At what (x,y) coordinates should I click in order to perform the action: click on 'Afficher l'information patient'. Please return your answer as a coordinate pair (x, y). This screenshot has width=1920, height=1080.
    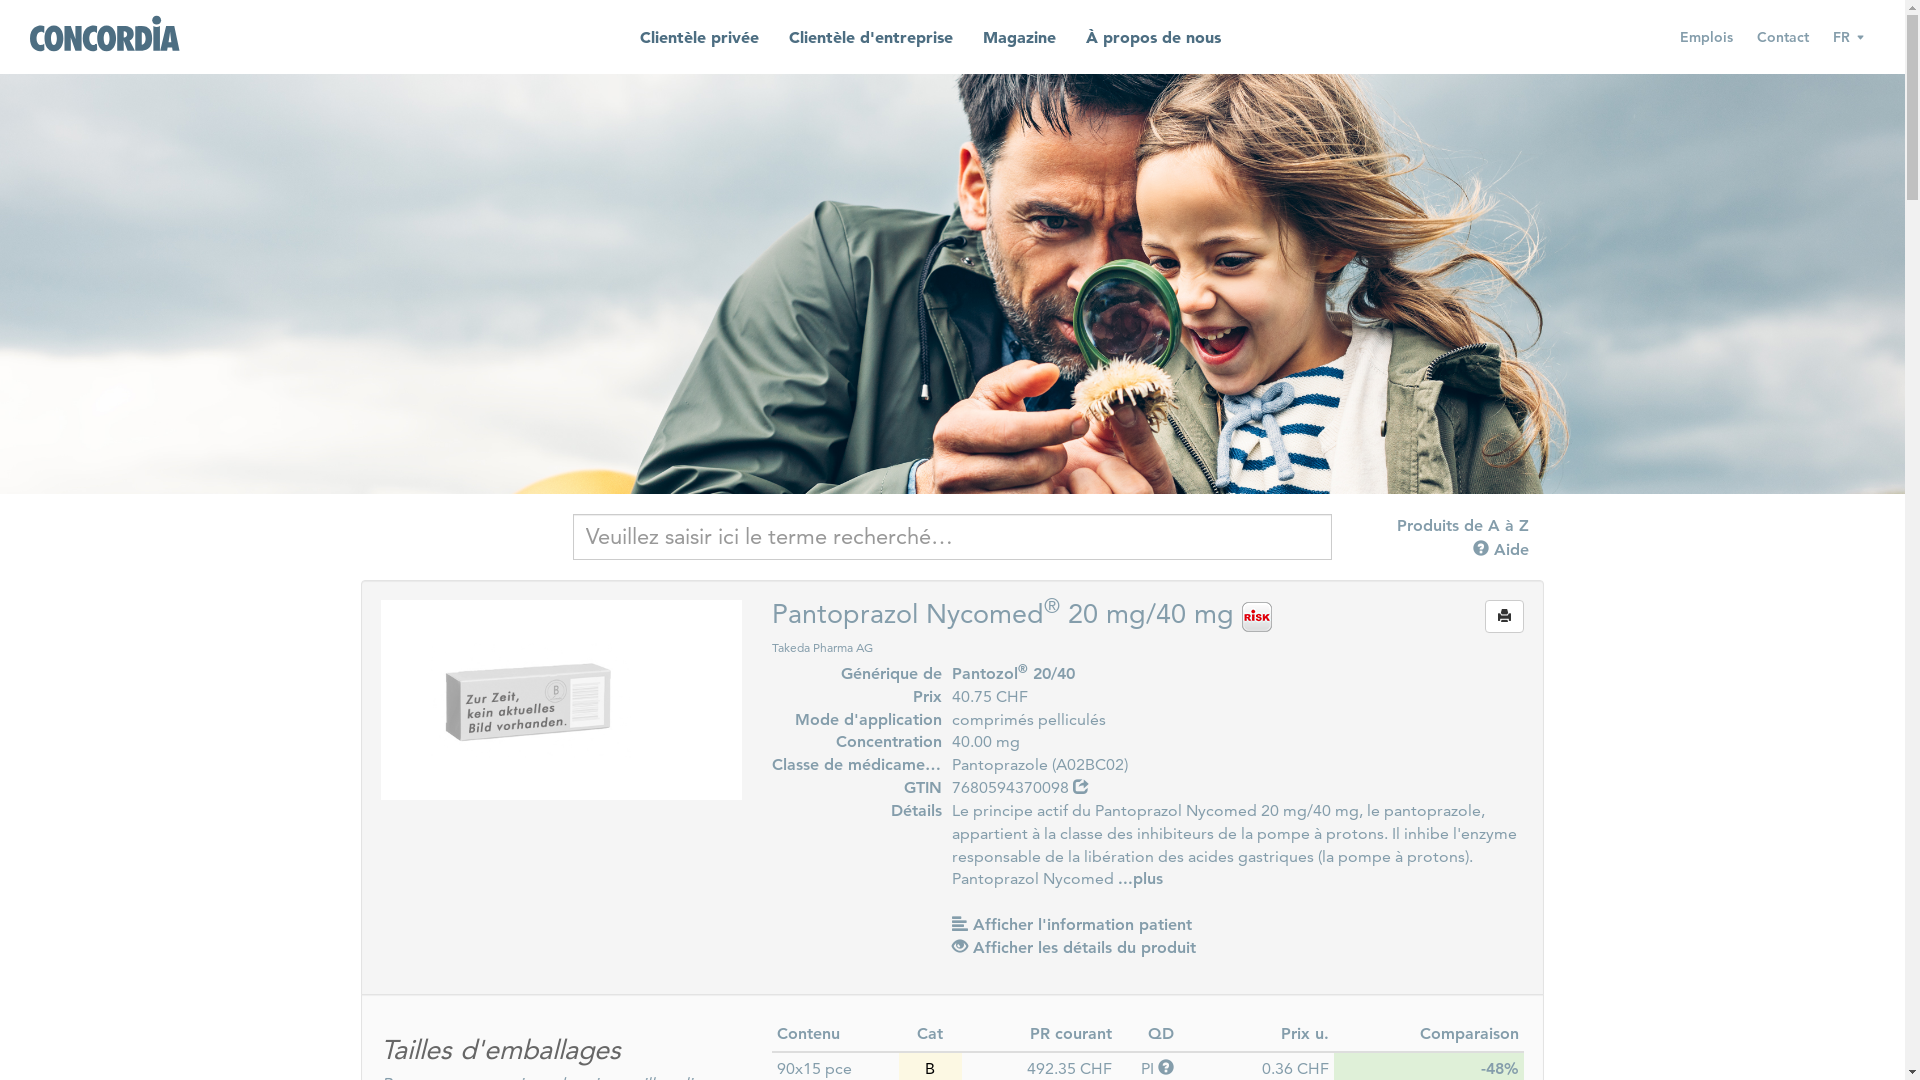
    Looking at the image, I should click on (1070, 924).